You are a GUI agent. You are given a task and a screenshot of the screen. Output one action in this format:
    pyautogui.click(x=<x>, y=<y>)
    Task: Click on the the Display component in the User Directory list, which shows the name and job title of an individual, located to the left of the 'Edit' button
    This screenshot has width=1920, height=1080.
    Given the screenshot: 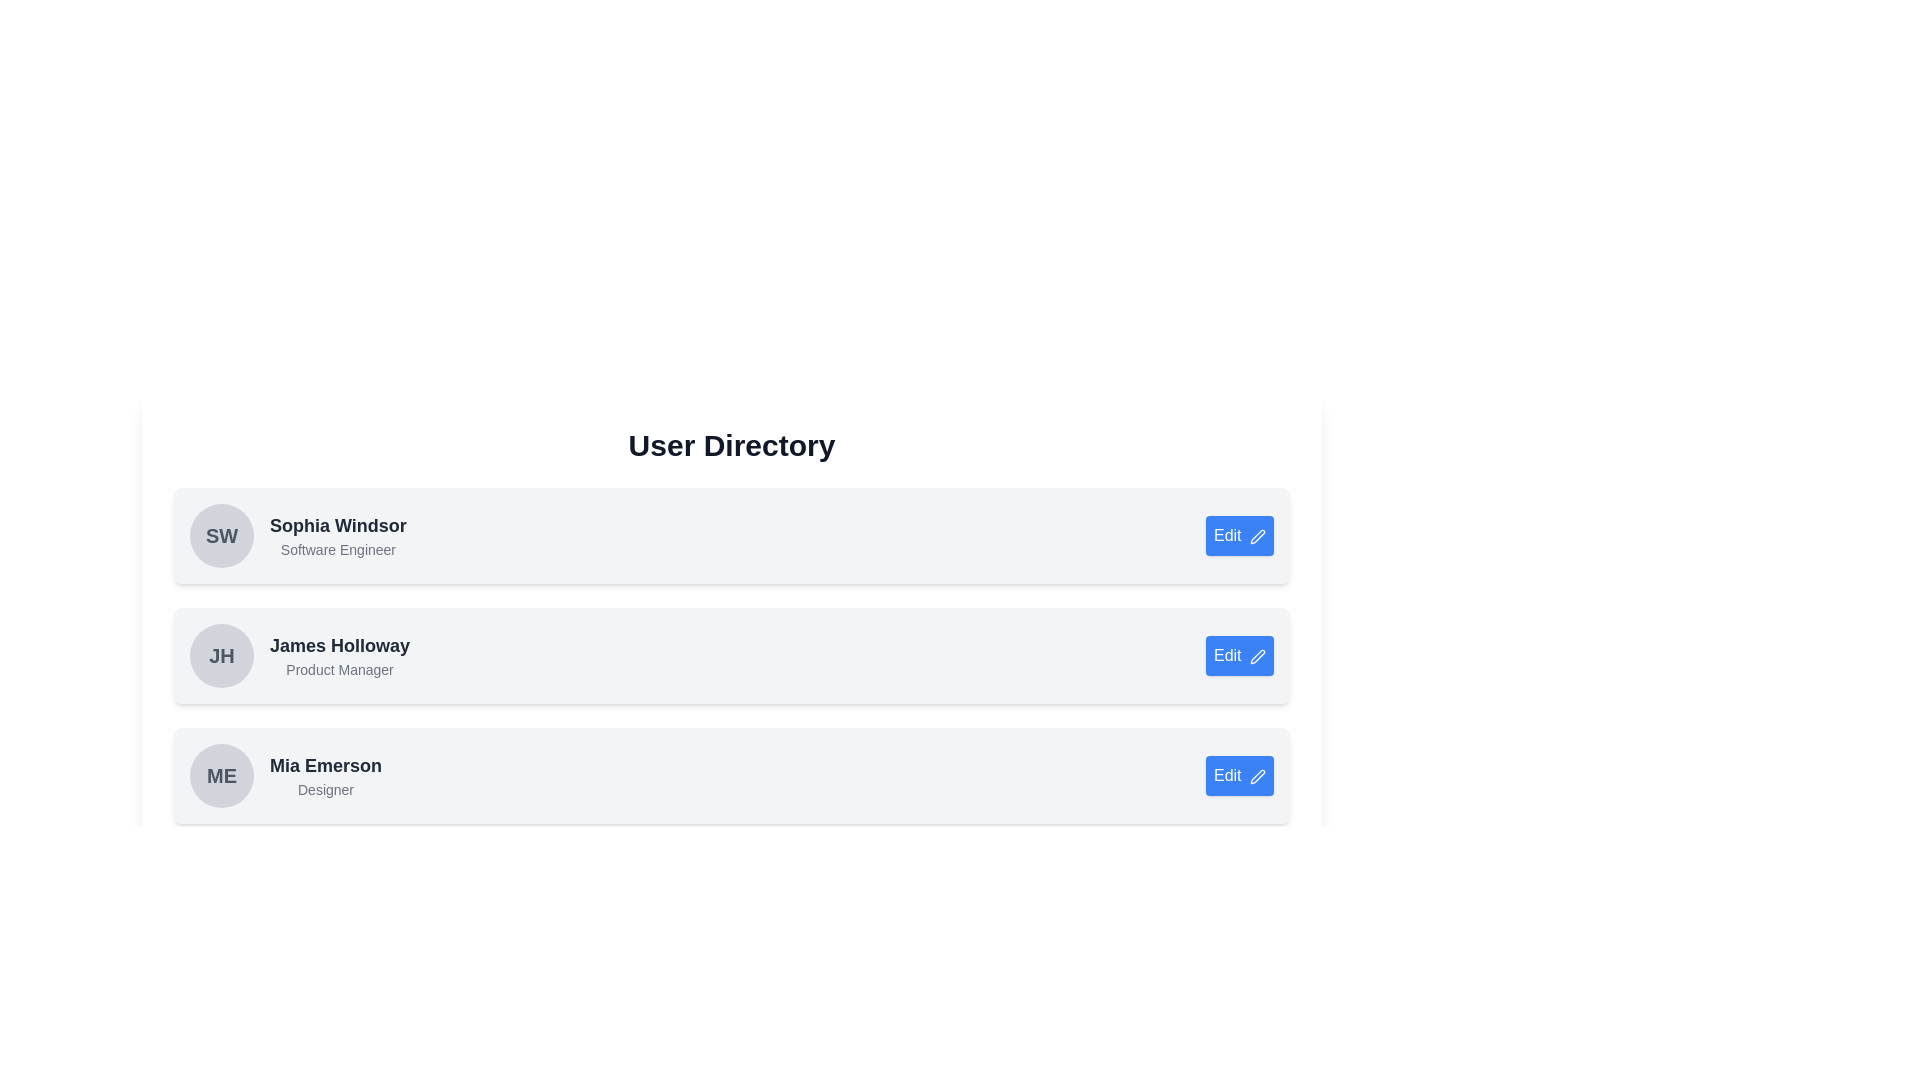 What is the action you would take?
    pyautogui.click(x=285, y=774)
    